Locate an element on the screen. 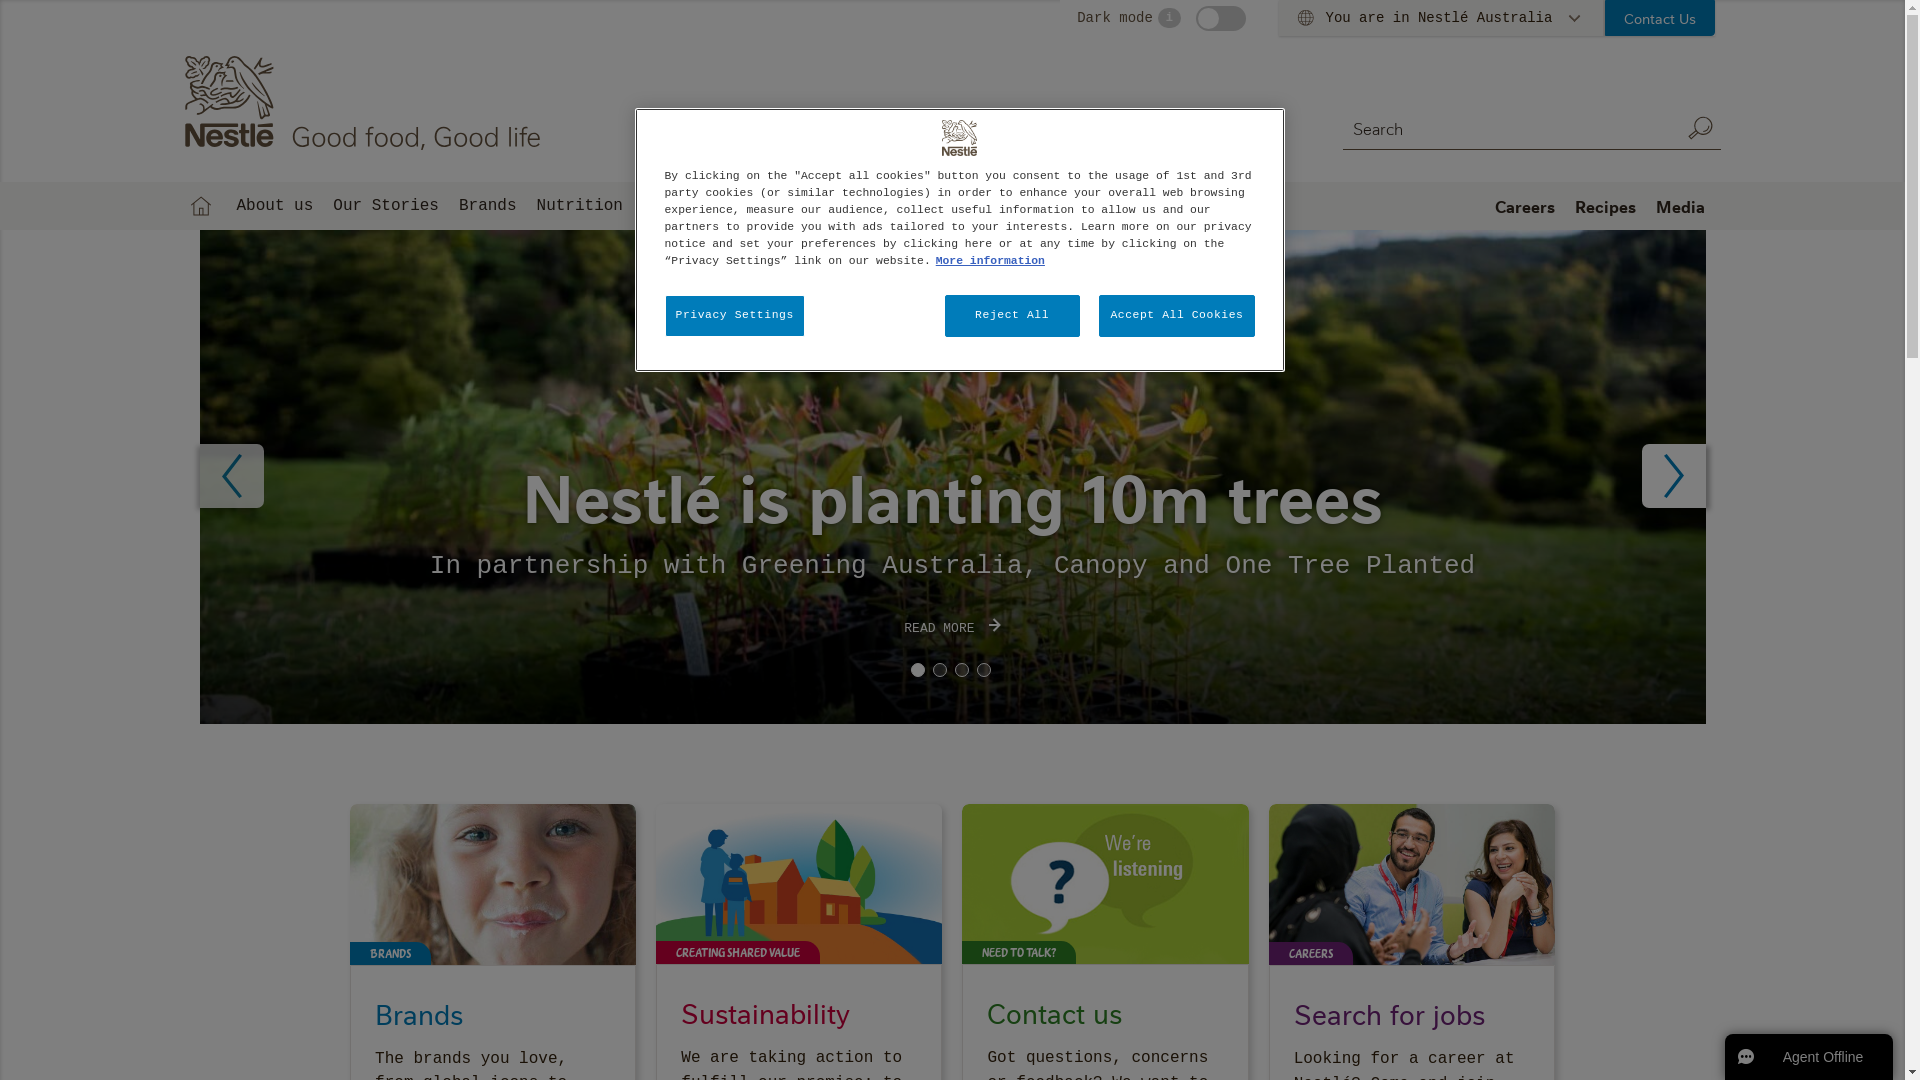  'Contact Us' is located at coordinates (1660, 18).